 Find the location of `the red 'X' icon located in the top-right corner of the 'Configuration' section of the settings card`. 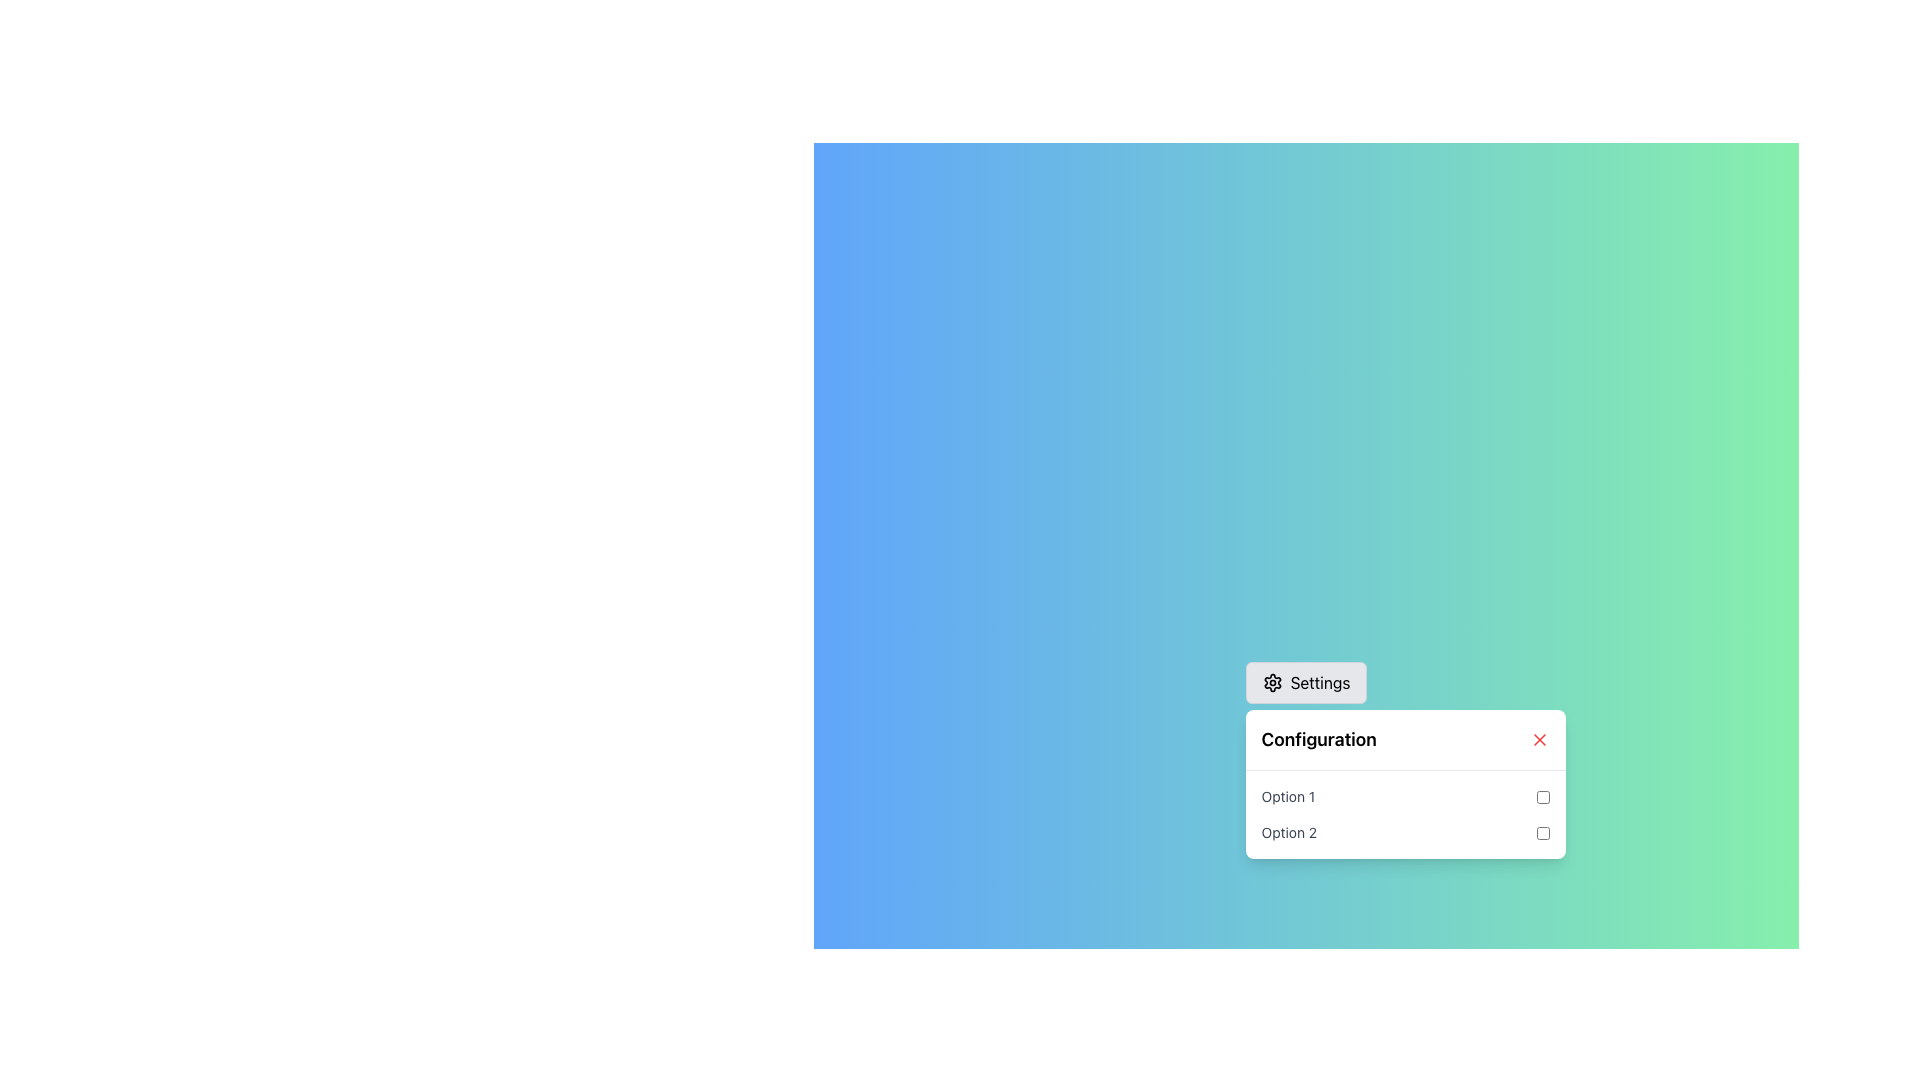

the red 'X' icon located in the top-right corner of the 'Configuration' section of the settings card is located at coordinates (1538, 740).